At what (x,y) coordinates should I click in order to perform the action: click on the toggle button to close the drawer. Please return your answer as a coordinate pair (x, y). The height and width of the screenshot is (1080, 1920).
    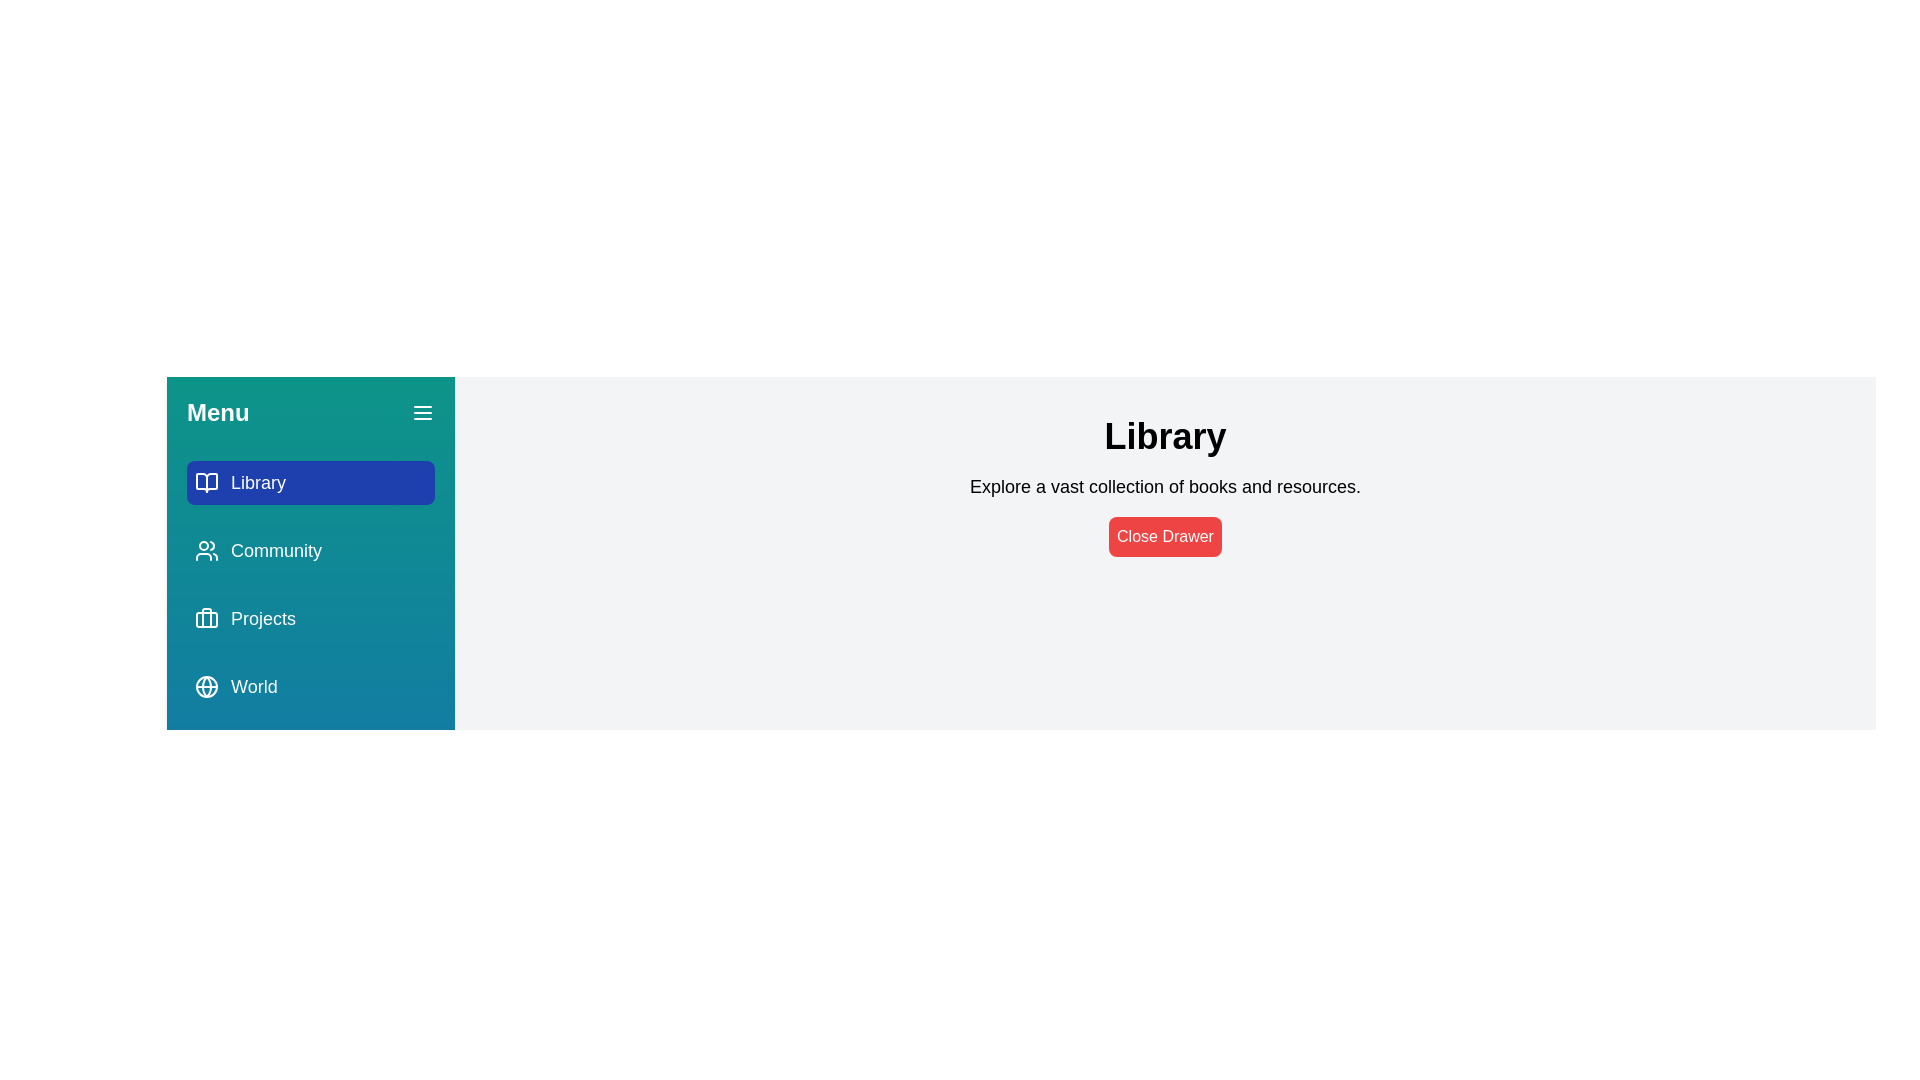
    Looking at the image, I should click on (421, 411).